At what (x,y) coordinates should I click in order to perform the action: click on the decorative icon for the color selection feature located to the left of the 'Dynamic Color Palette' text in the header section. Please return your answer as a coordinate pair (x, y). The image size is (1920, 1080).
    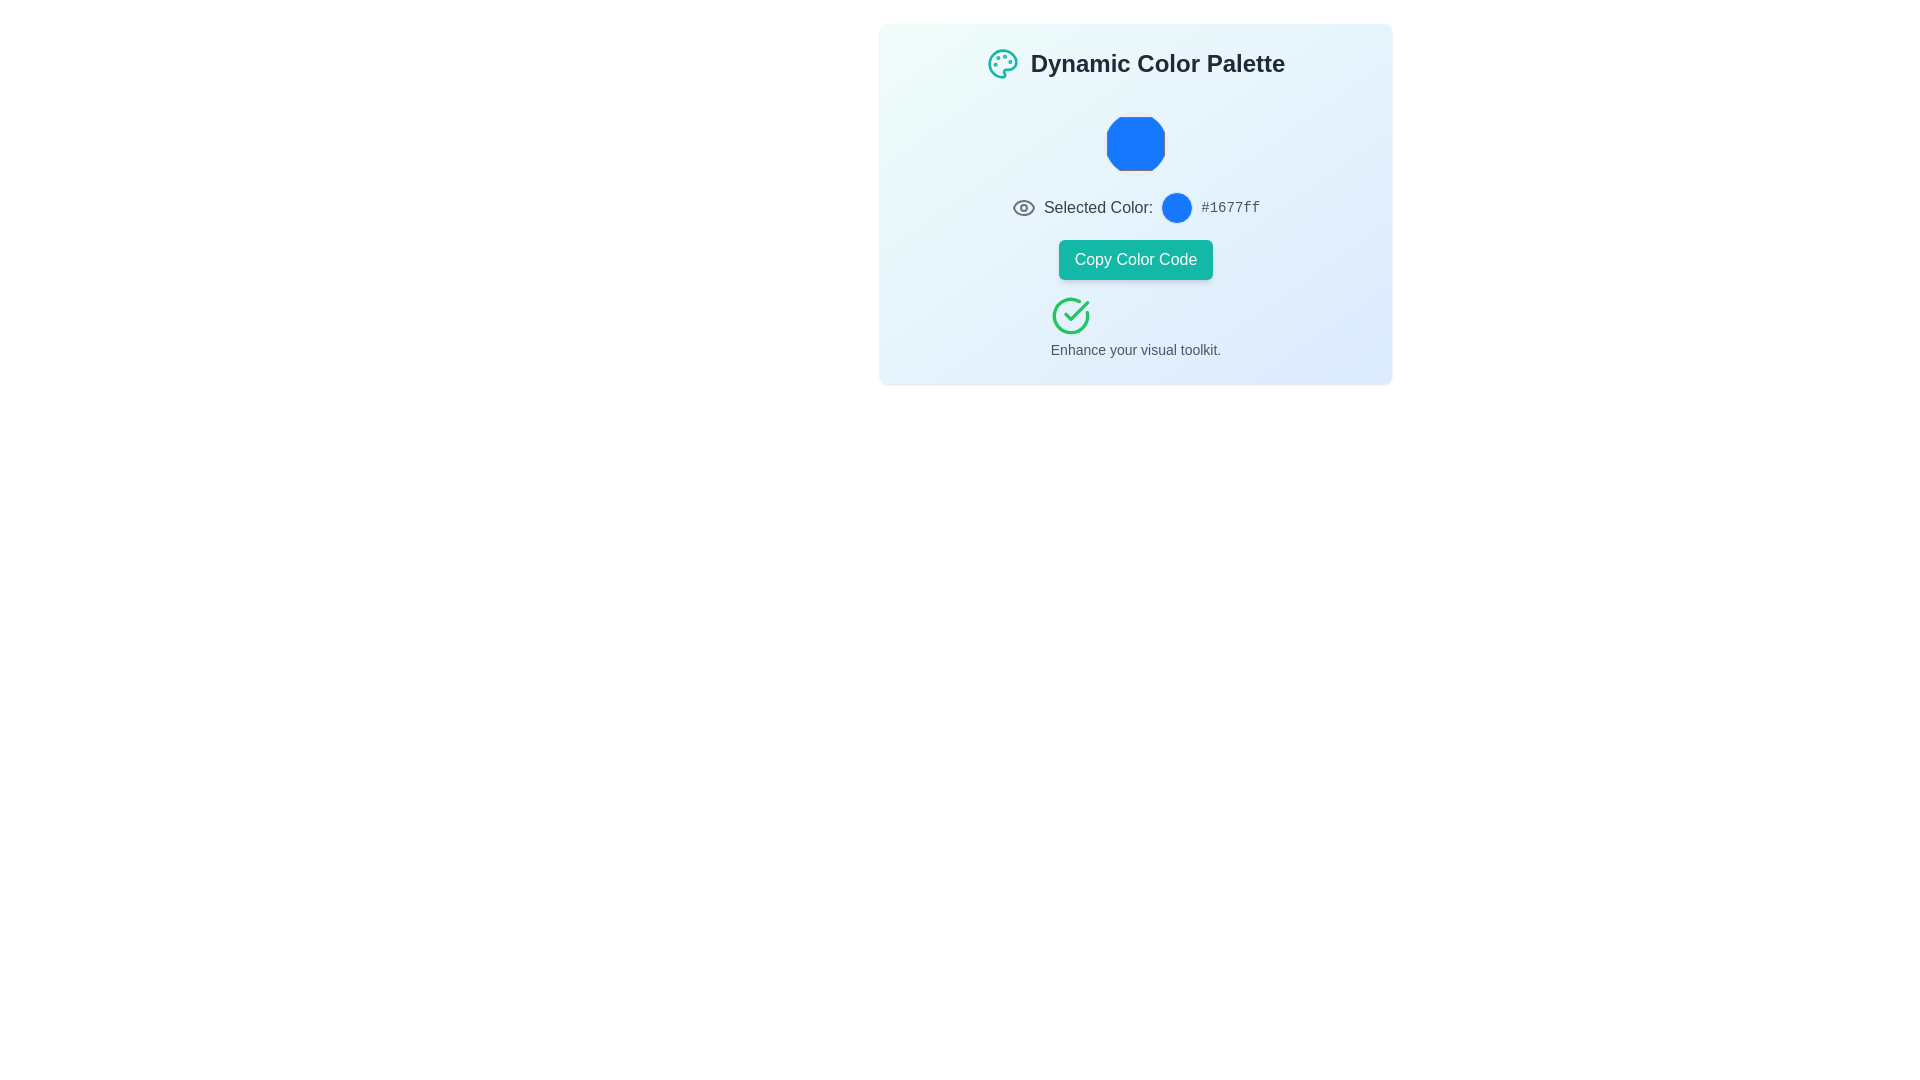
    Looking at the image, I should click on (1002, 63).